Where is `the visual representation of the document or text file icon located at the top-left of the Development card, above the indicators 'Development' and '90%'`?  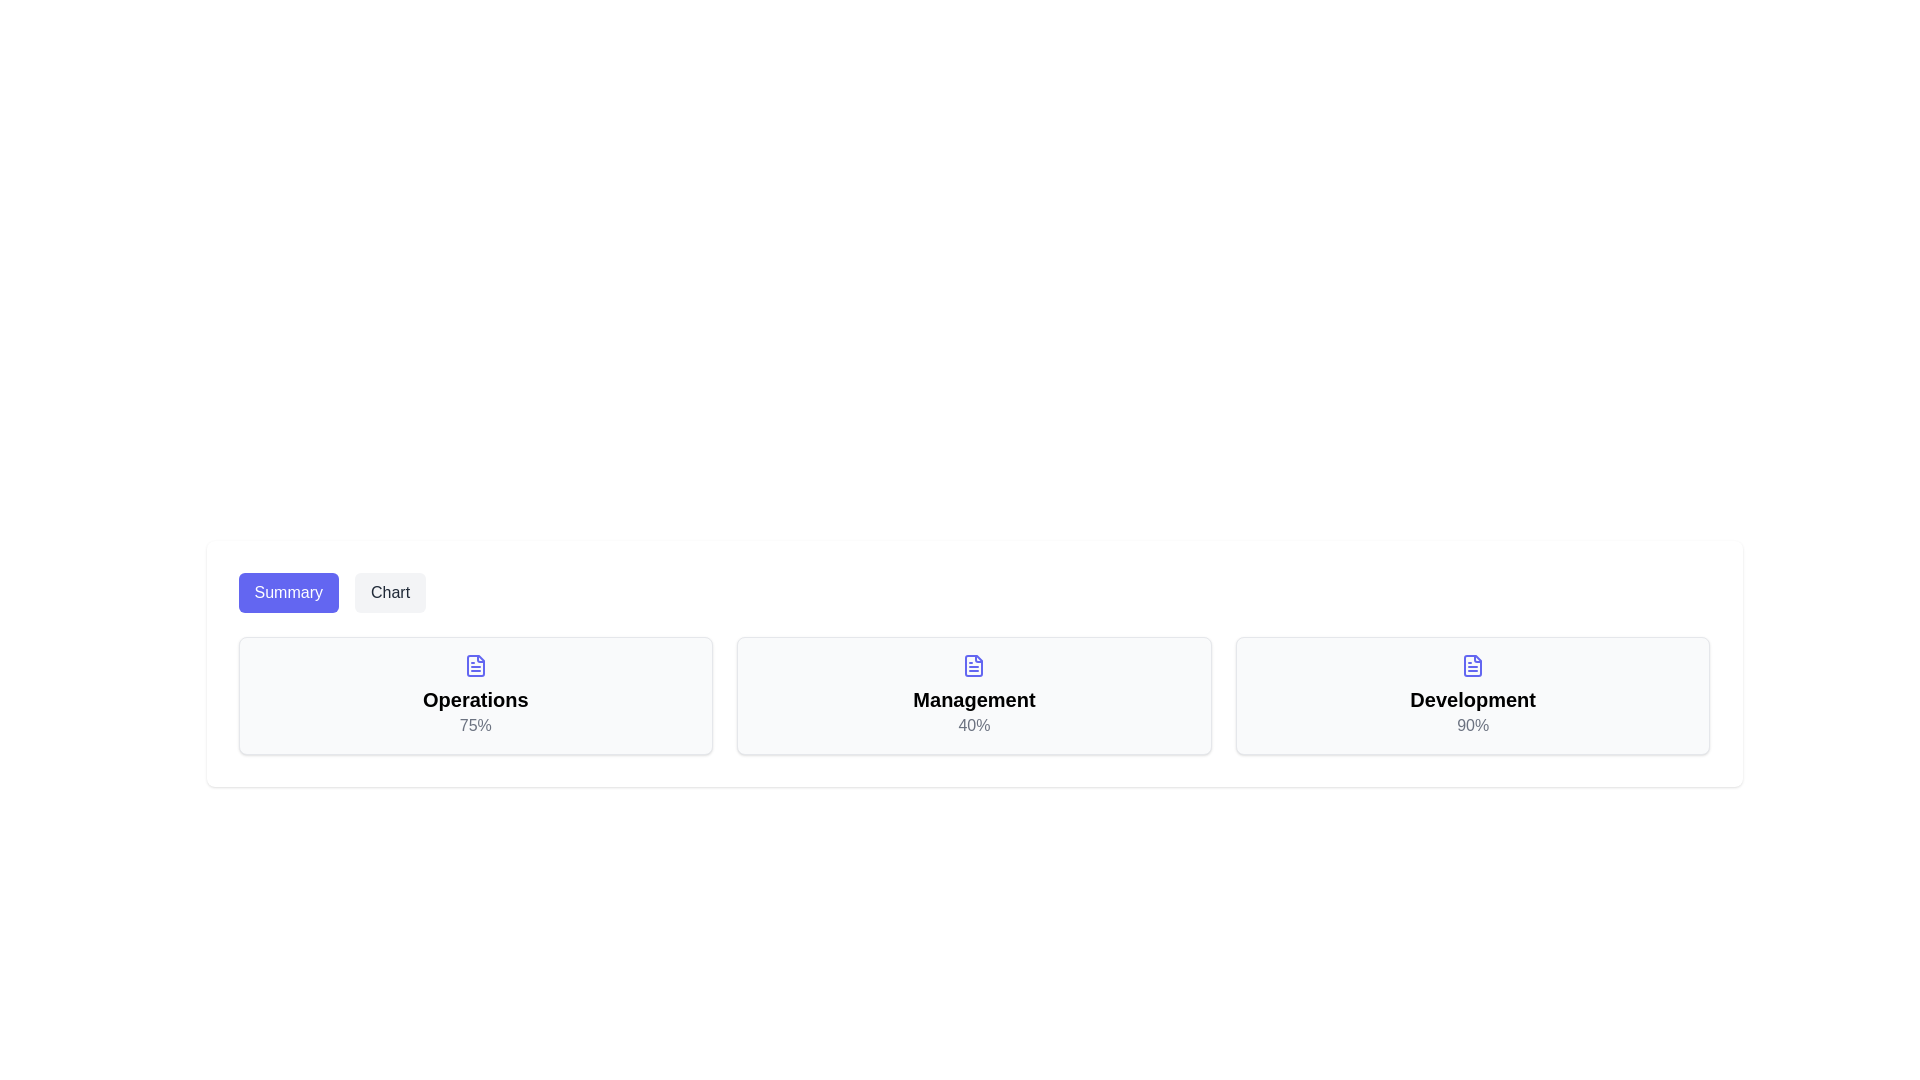
the visual representation of the document or text file icon located at the top-left of the Development card, above the indicators 'Development' and '90%' is located at coordinates (1473, 666).